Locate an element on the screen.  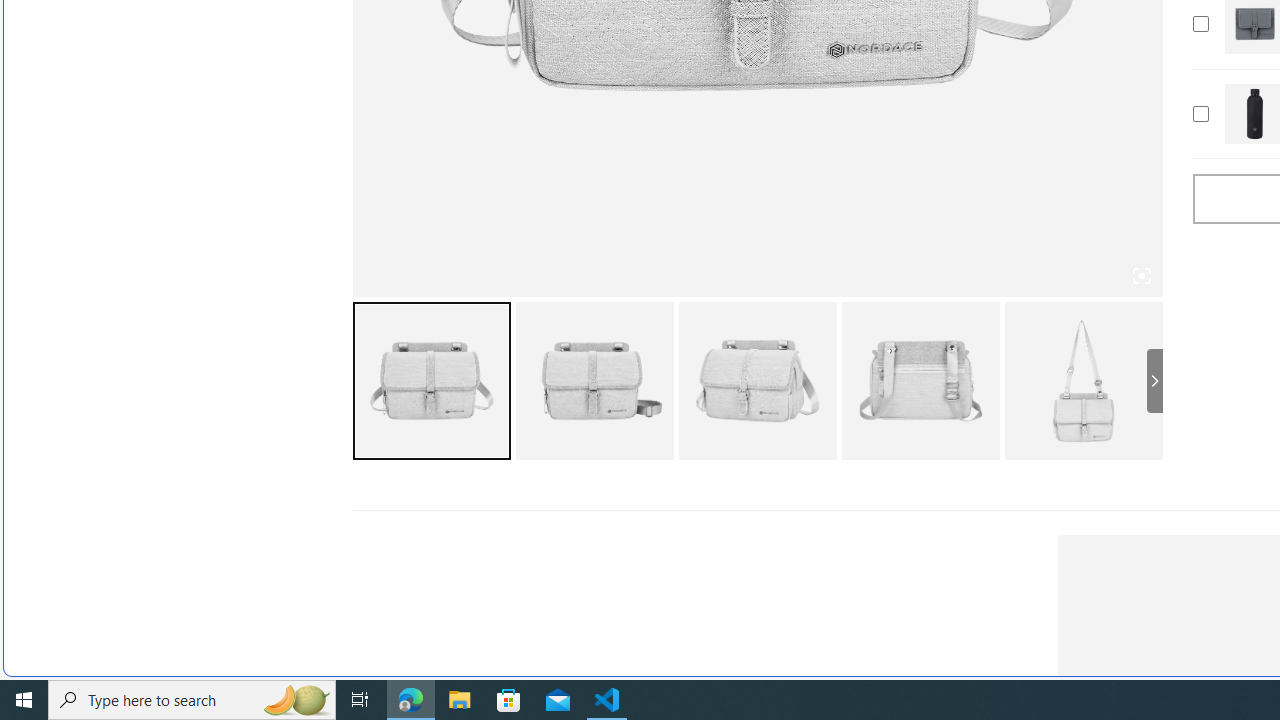
'Class: iconic-woothumbs-fullscreen' is located at coordinates (1141, 276).